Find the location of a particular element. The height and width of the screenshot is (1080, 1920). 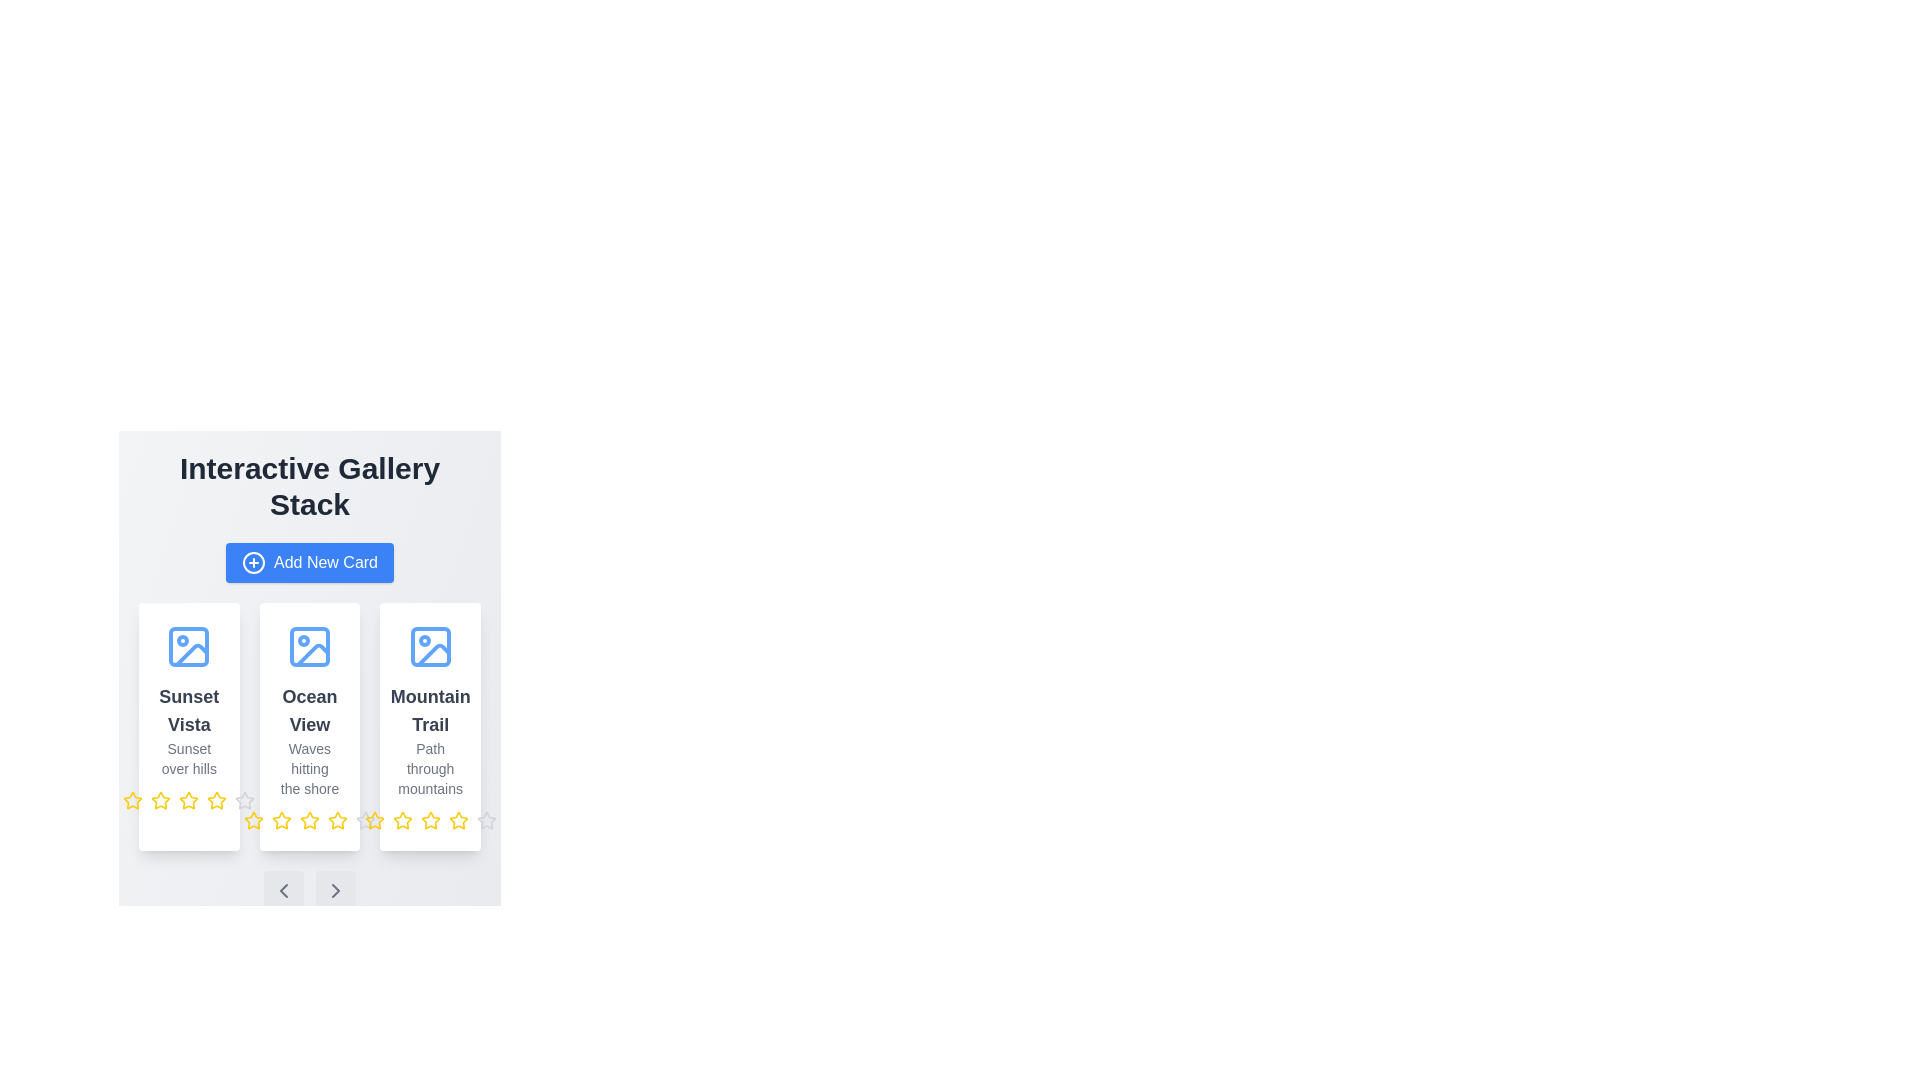

the Graphic background rectangle with a blue outline, located within the image icon of the 'Mountain Trail' card is located at coordinates (429, 647).